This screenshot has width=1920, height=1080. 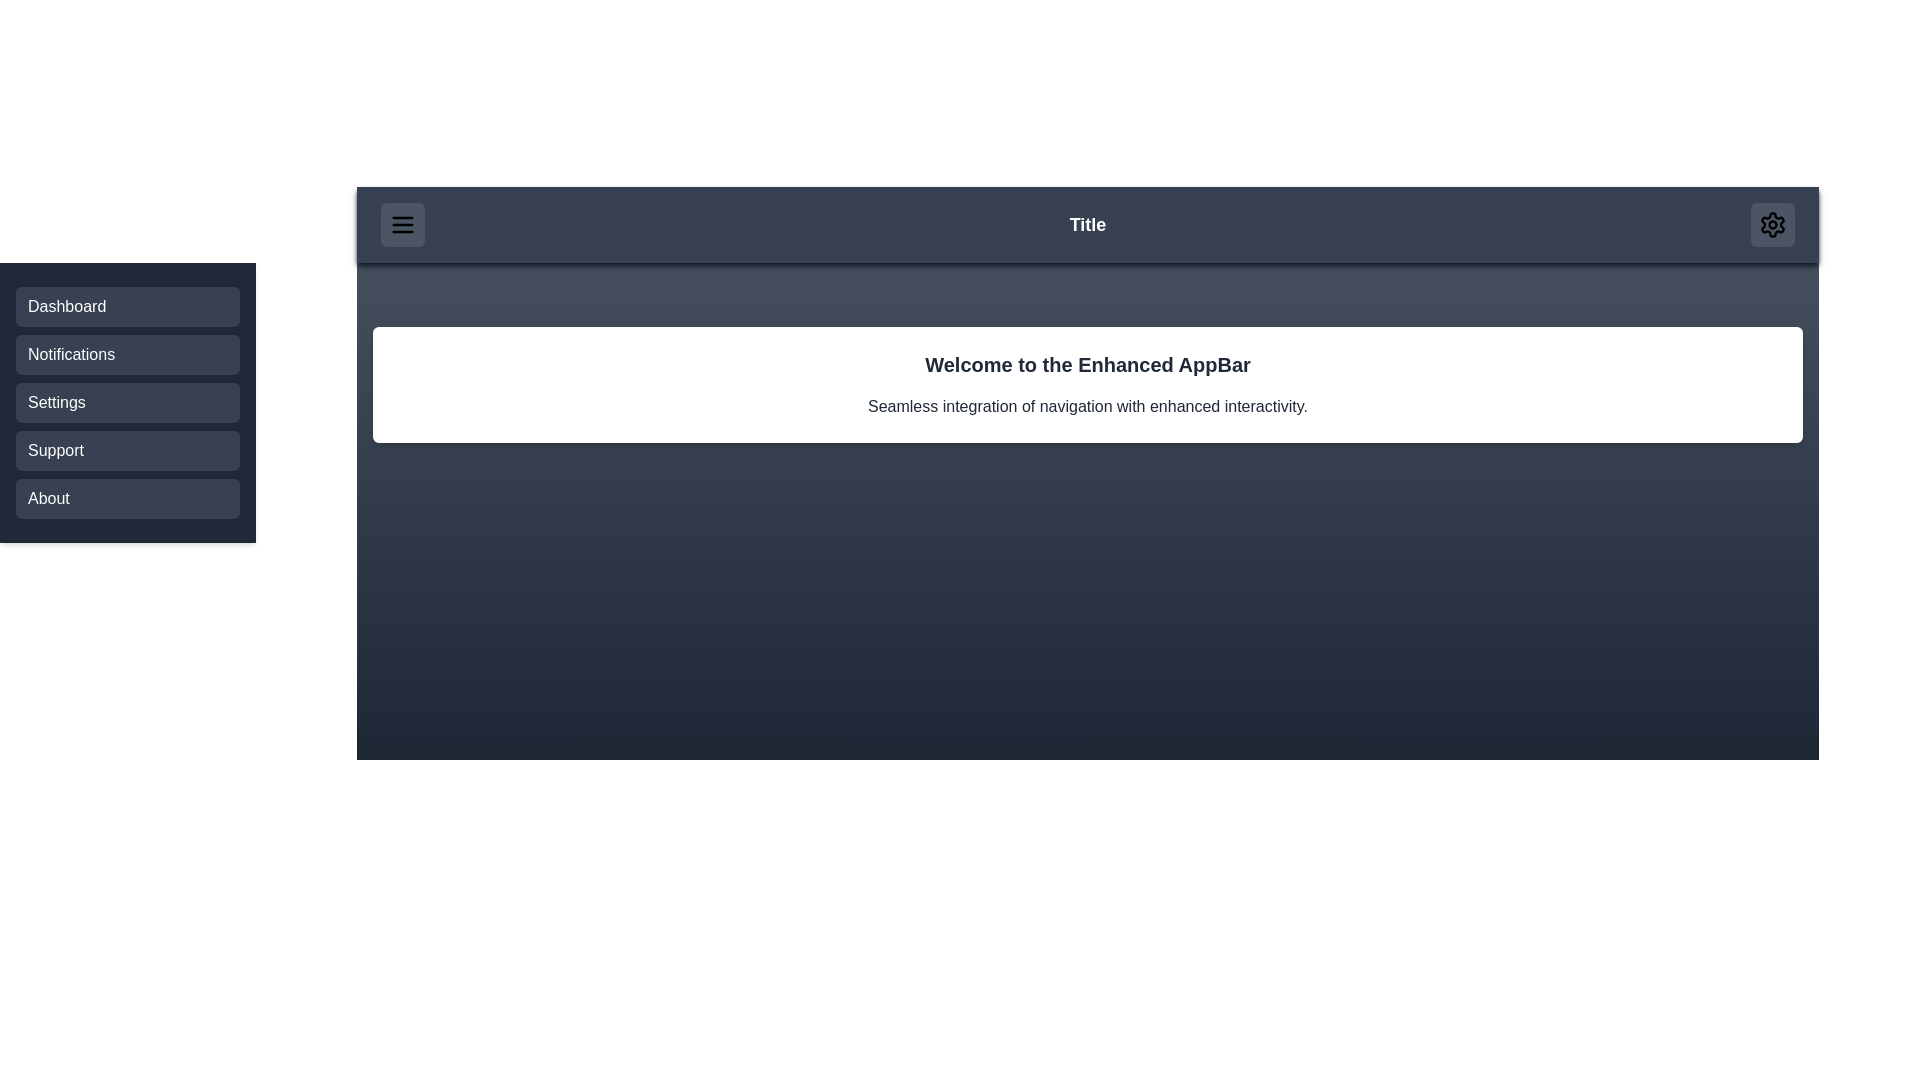 What do you see at coordinates (127, 497) in the screenshot?
I see `the About menu item` at bounding box center [127, 497].